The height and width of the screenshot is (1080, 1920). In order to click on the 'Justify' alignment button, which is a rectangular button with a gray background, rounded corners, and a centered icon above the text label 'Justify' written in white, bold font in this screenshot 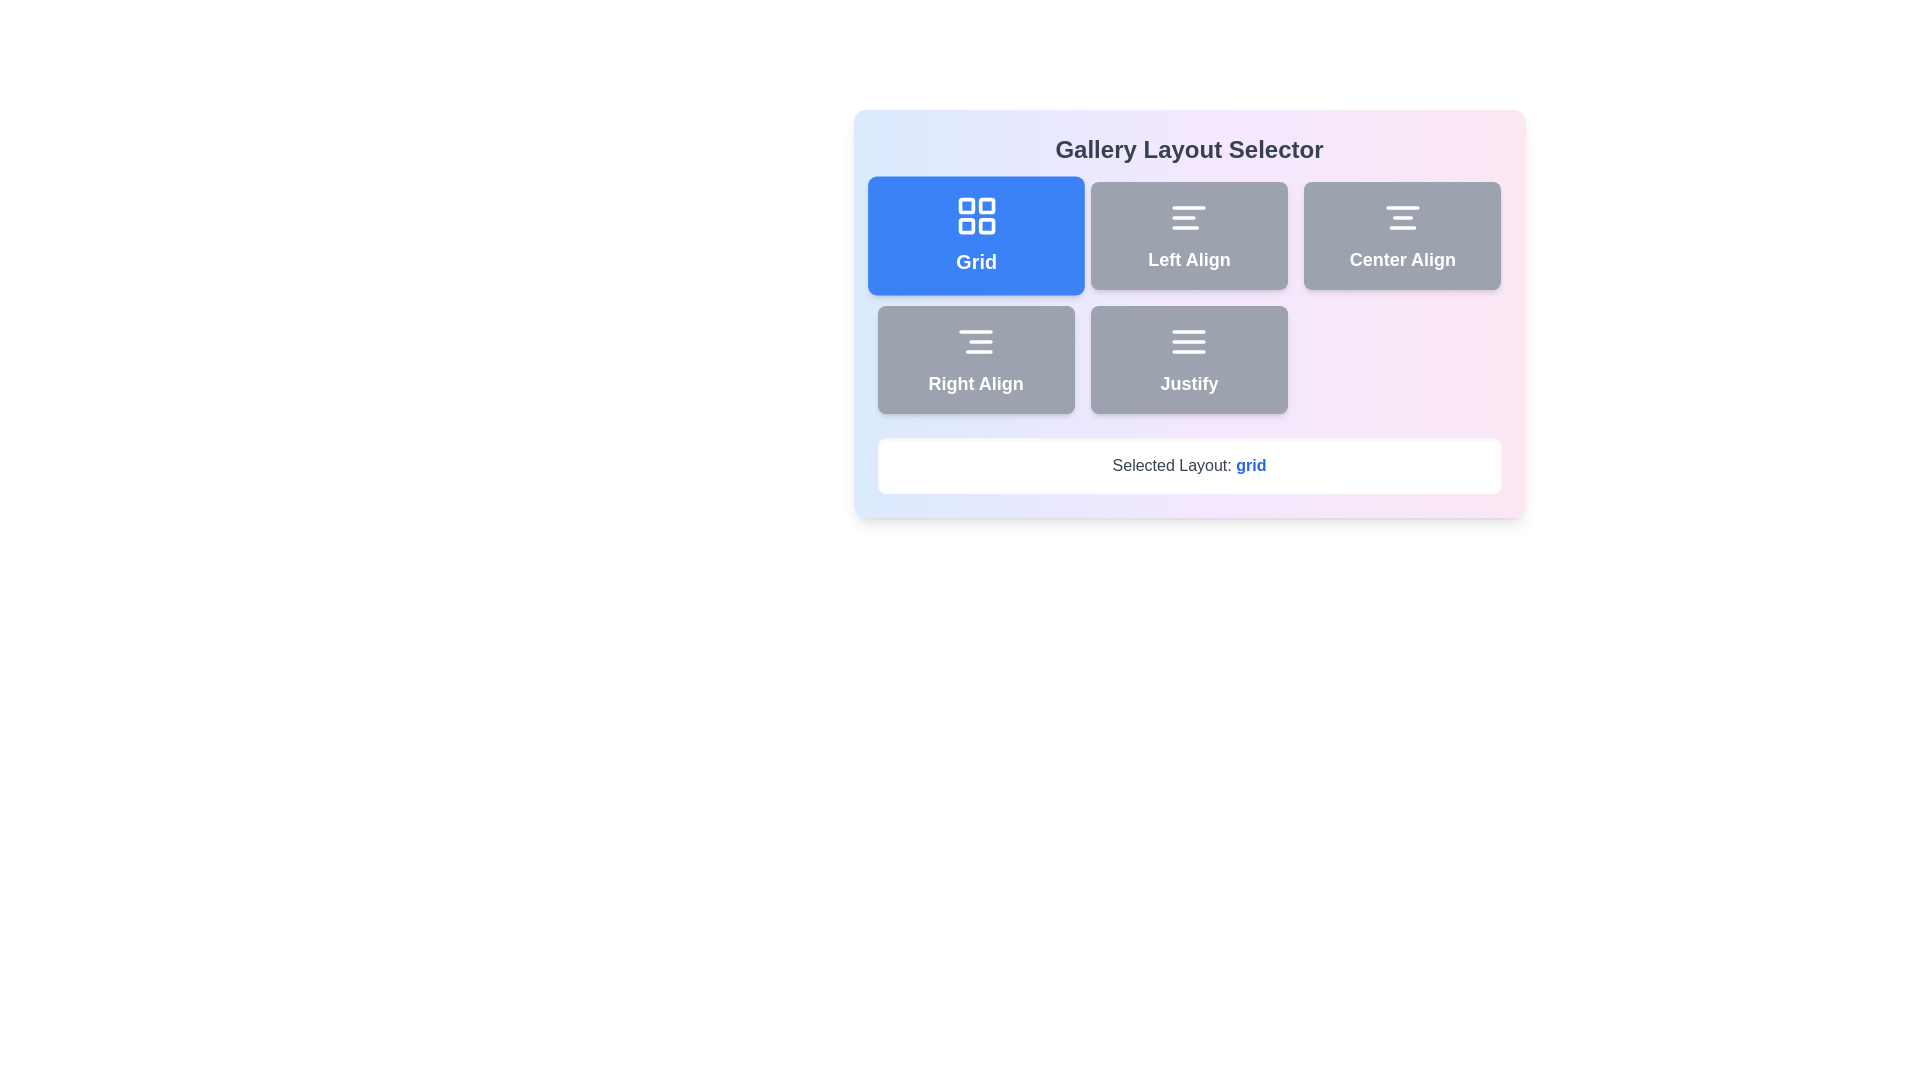, I will do `click(1189, 358)`.